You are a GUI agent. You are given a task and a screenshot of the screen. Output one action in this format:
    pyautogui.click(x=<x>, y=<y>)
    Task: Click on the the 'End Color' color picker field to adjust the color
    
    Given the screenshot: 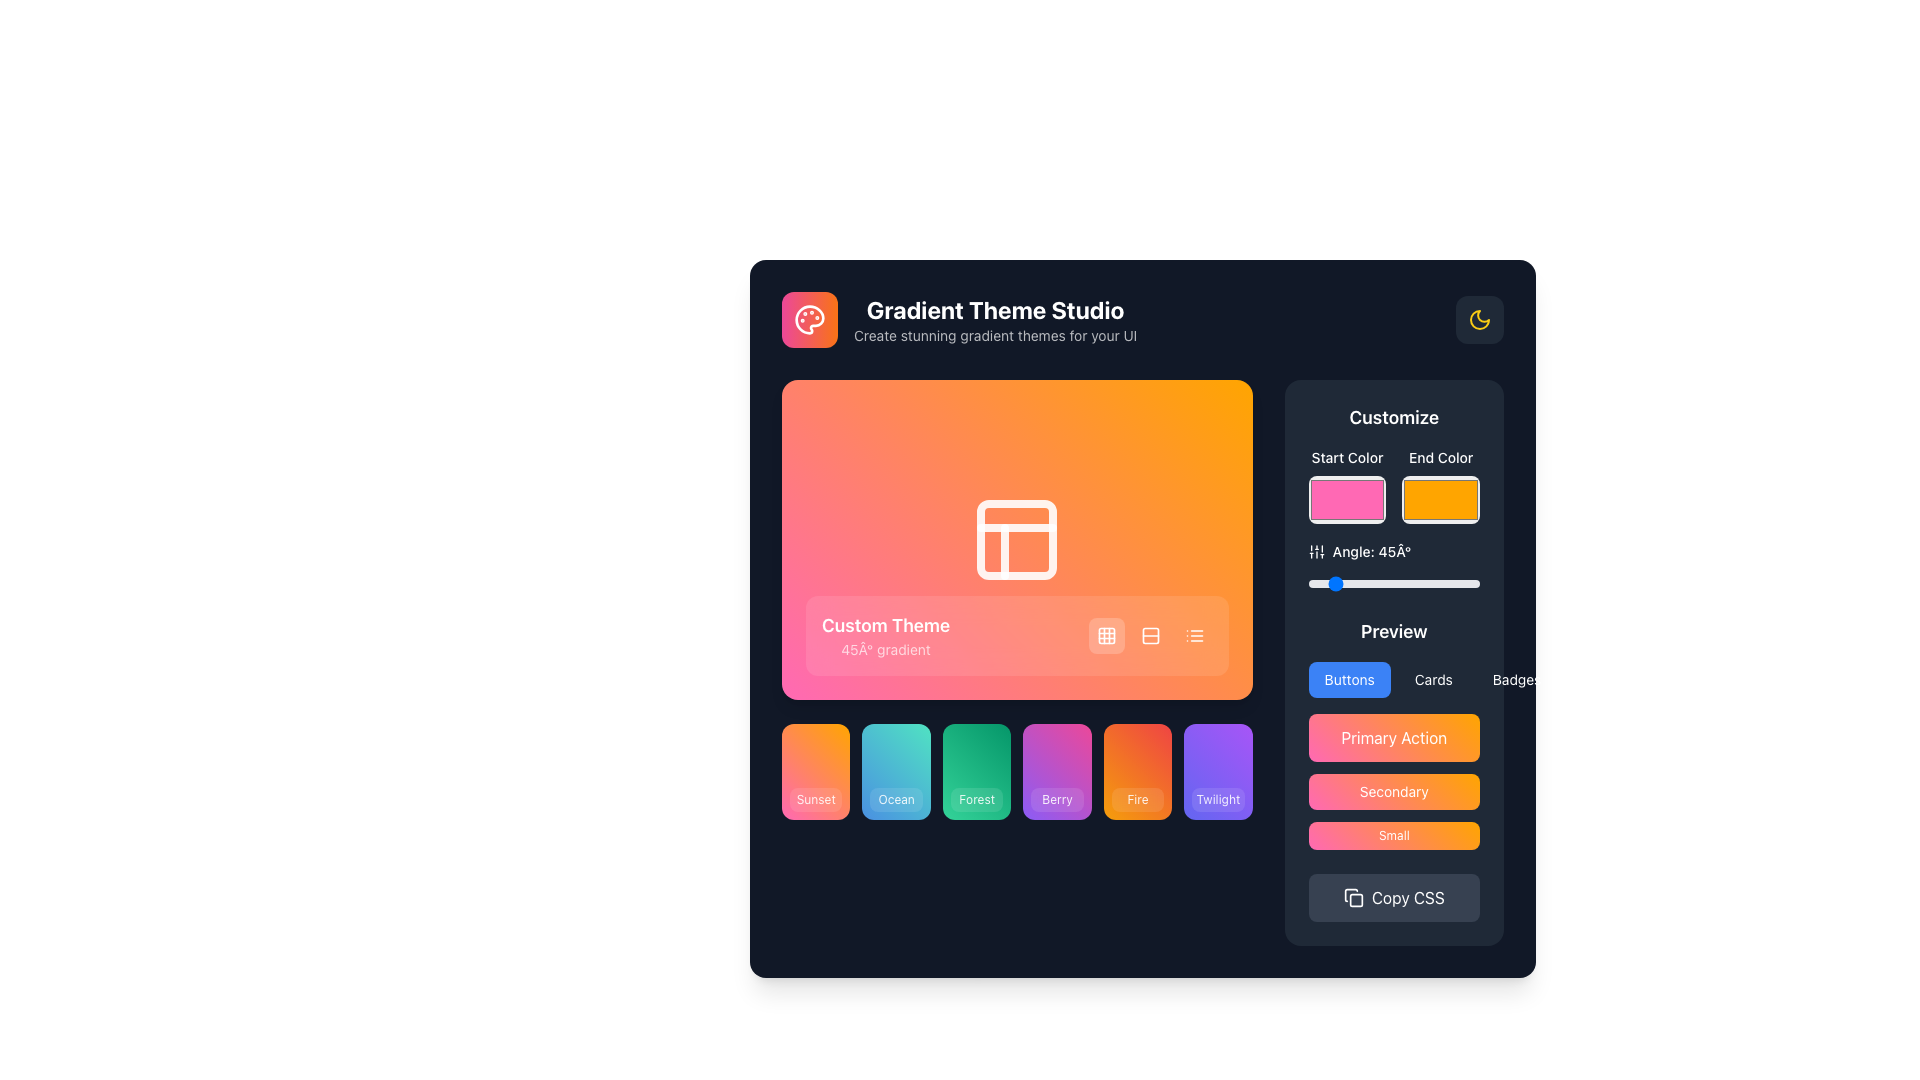 What is the action you would take?
    pyautogui.click(x=1441, y=486)
    